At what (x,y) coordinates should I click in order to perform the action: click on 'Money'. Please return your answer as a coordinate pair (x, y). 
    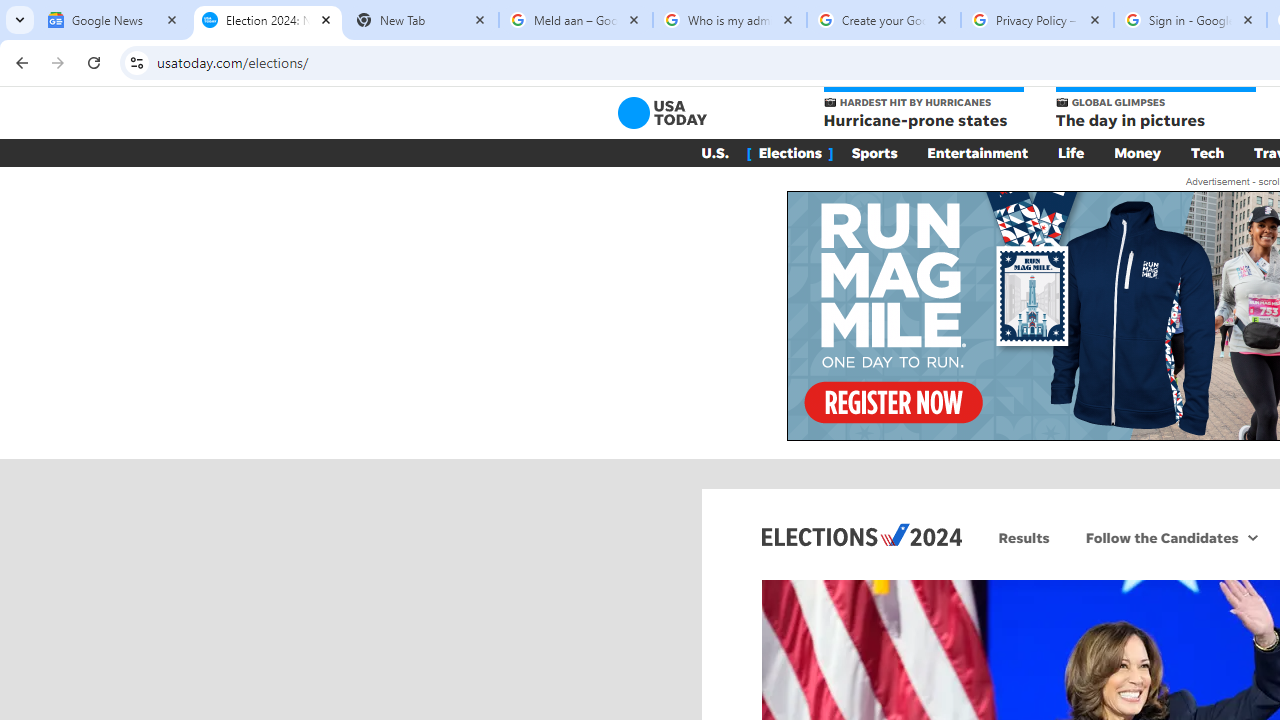
    Looking at the image, I should click on (1137, 152).